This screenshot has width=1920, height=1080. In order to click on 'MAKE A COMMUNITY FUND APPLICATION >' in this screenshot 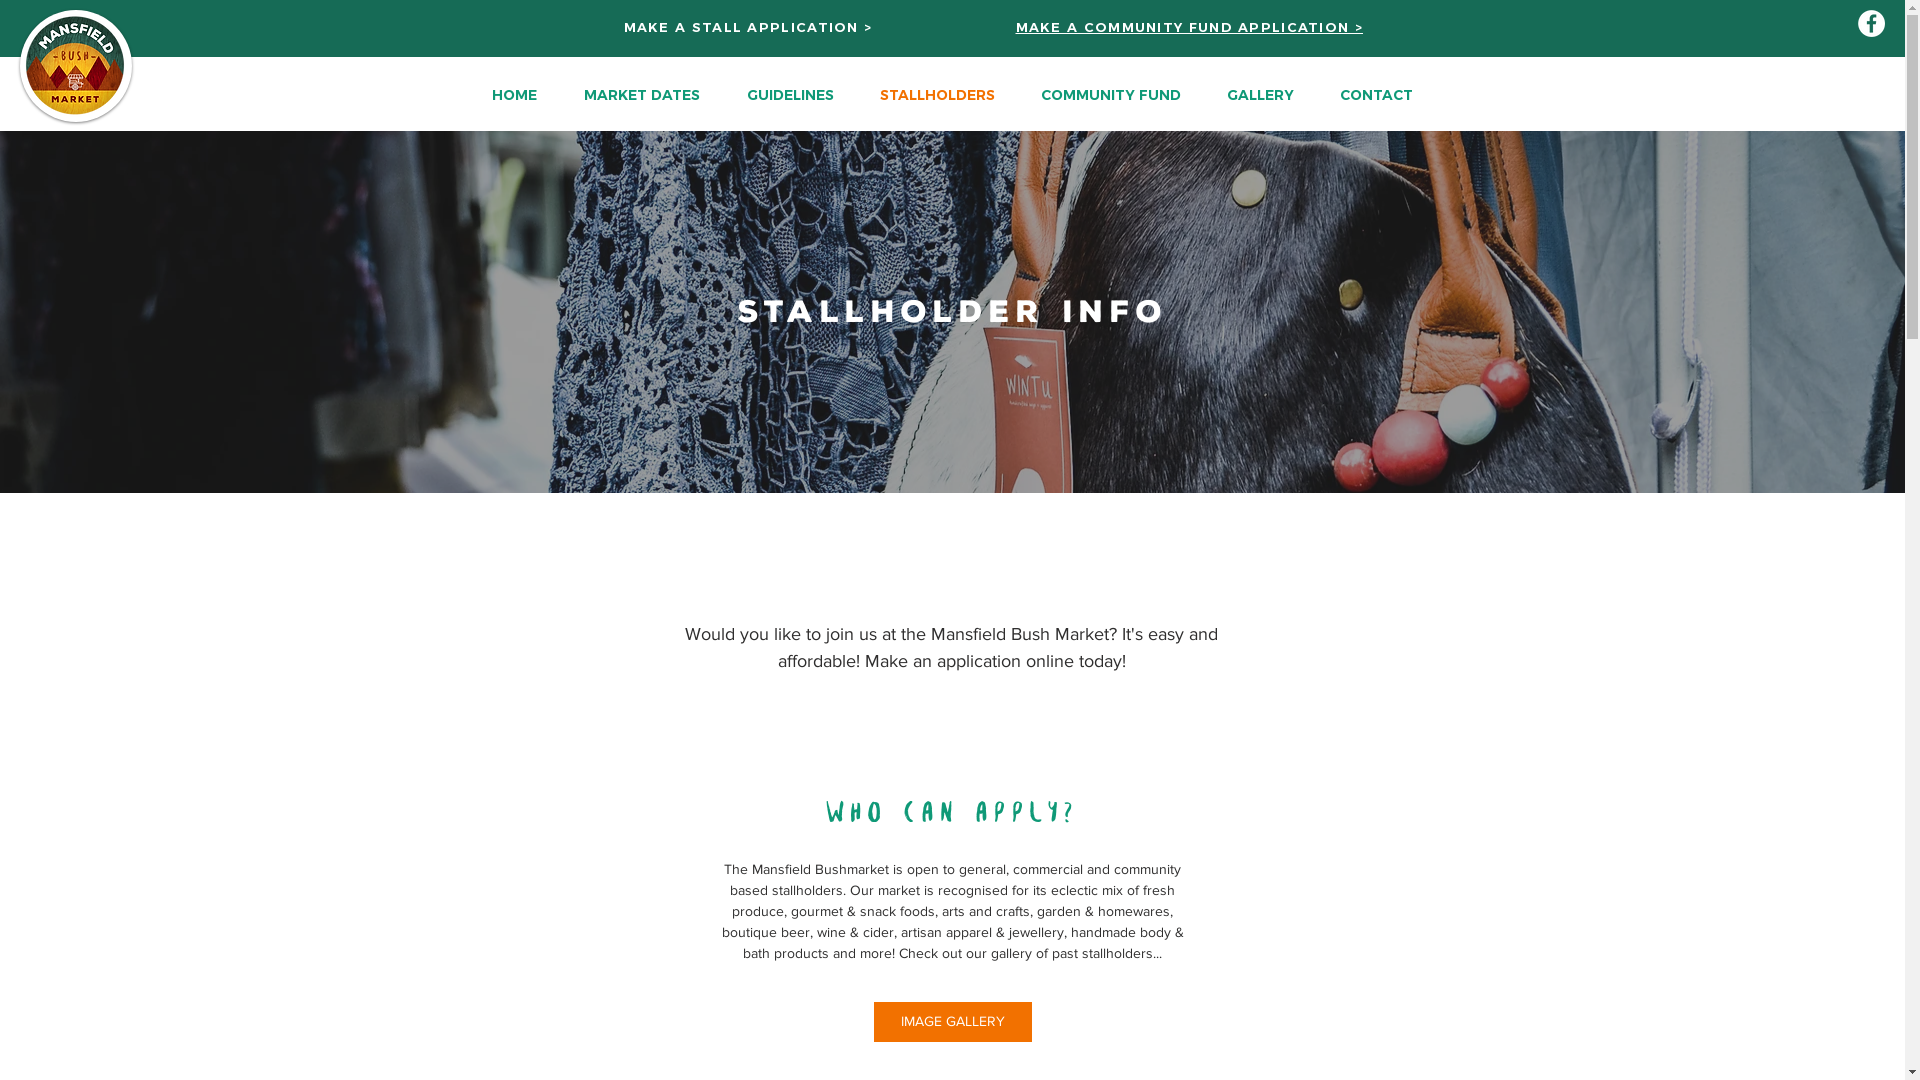, I will do `click(1190, 27)`.